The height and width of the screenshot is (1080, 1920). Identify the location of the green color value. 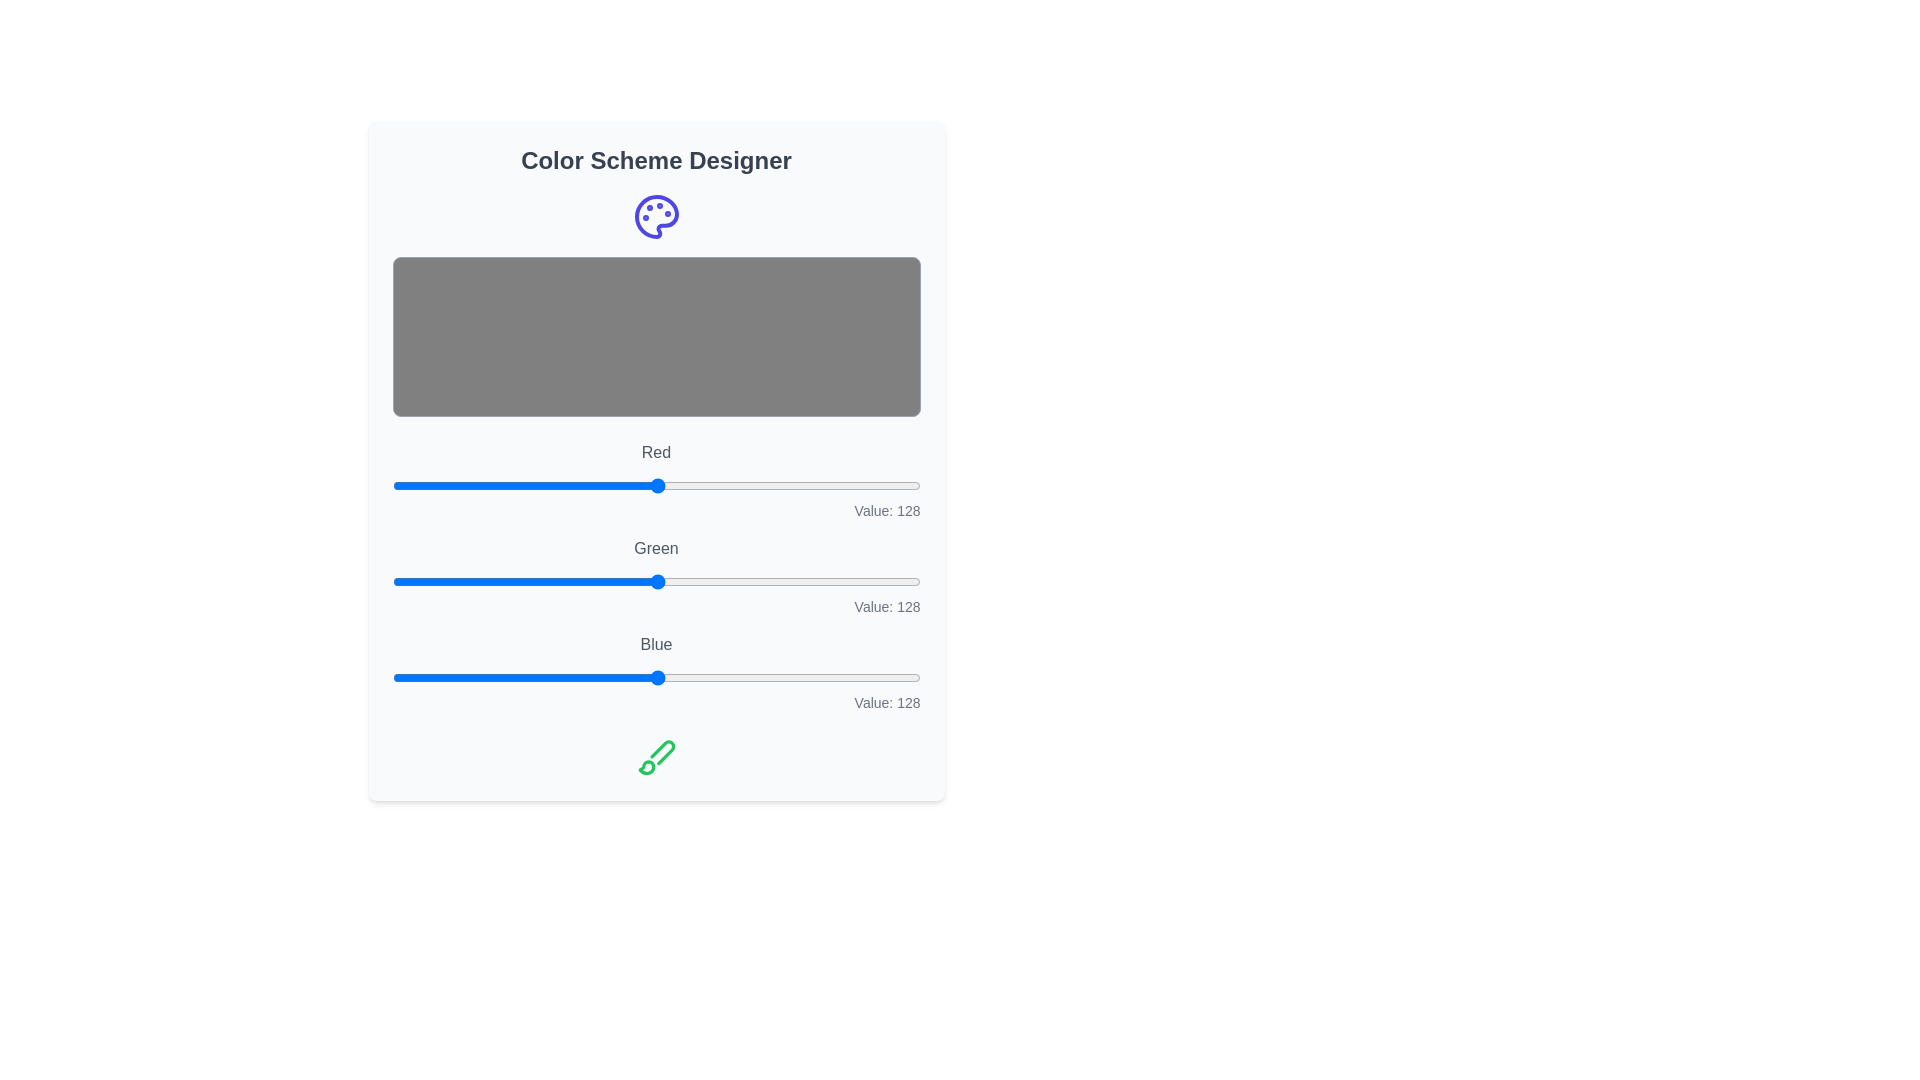
(590, 582).